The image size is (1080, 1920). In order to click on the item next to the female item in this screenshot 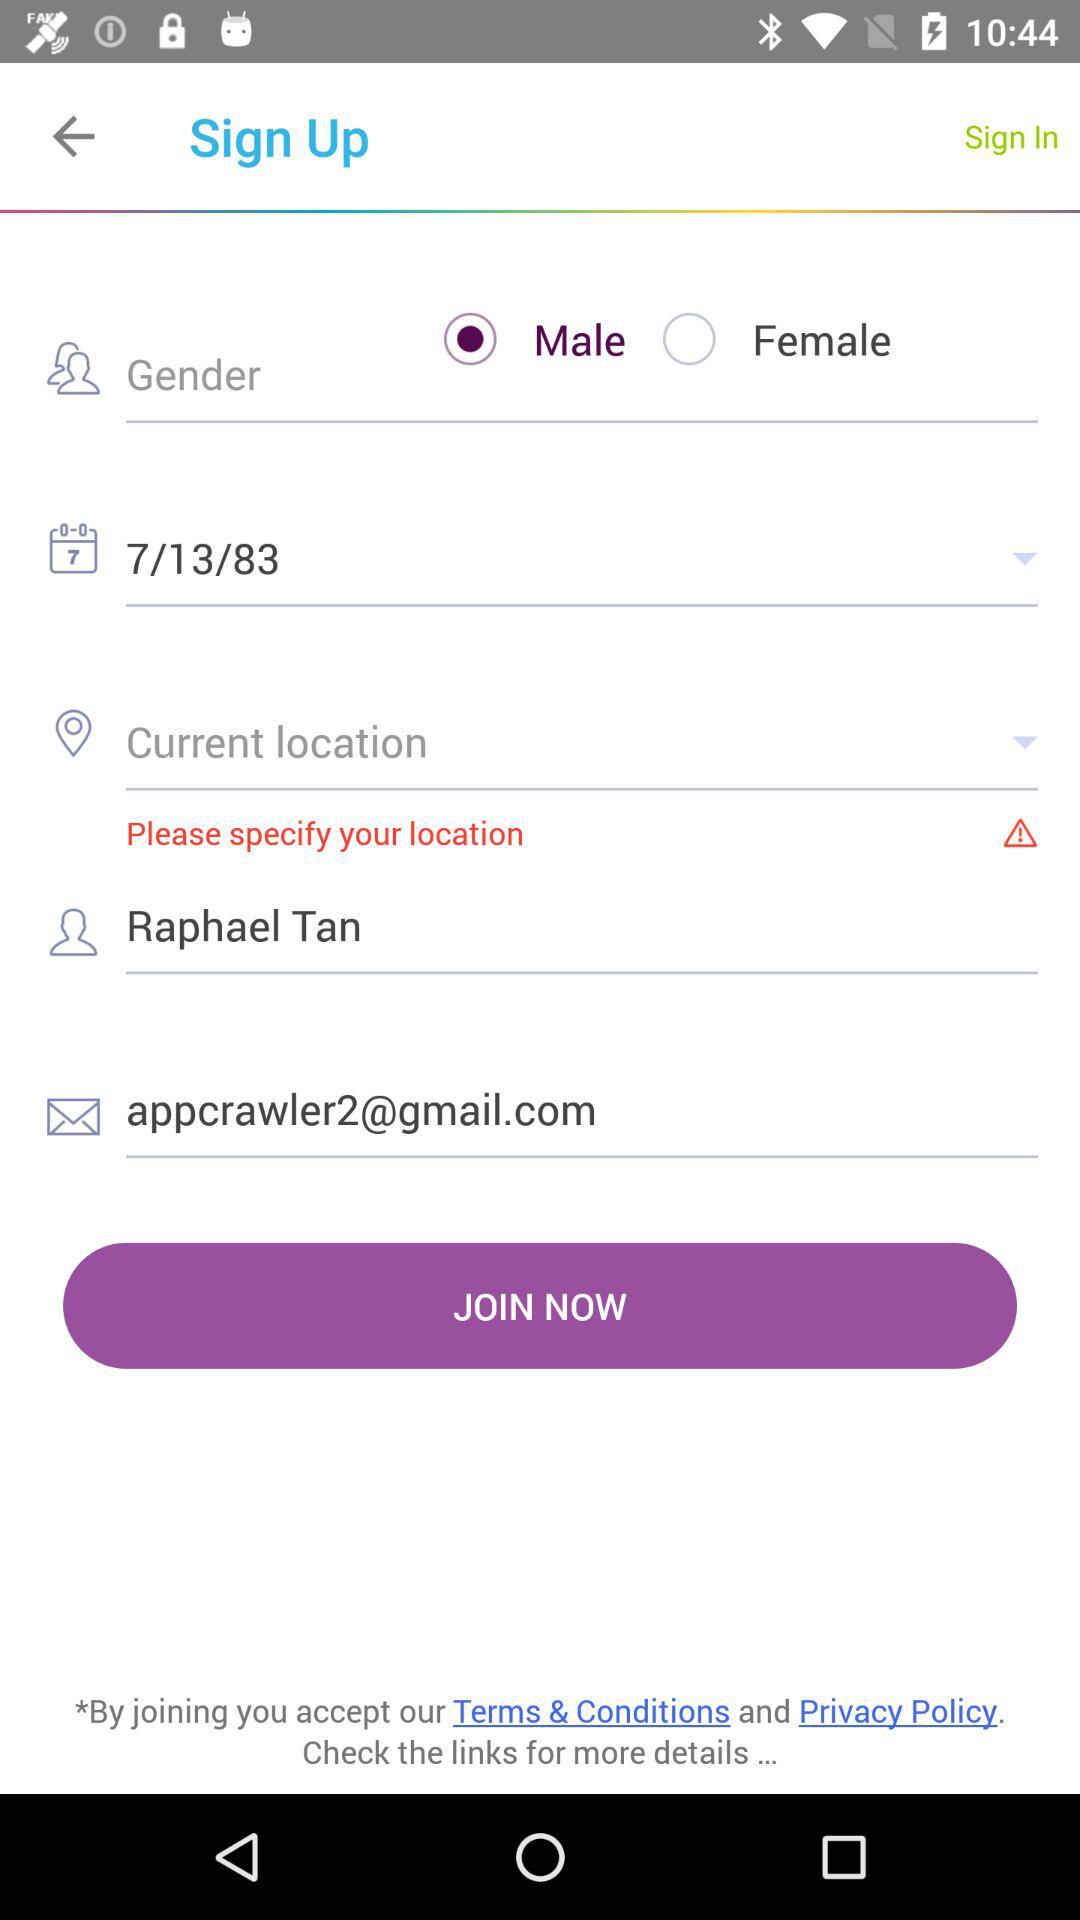, I will do `click(515, 339)`.